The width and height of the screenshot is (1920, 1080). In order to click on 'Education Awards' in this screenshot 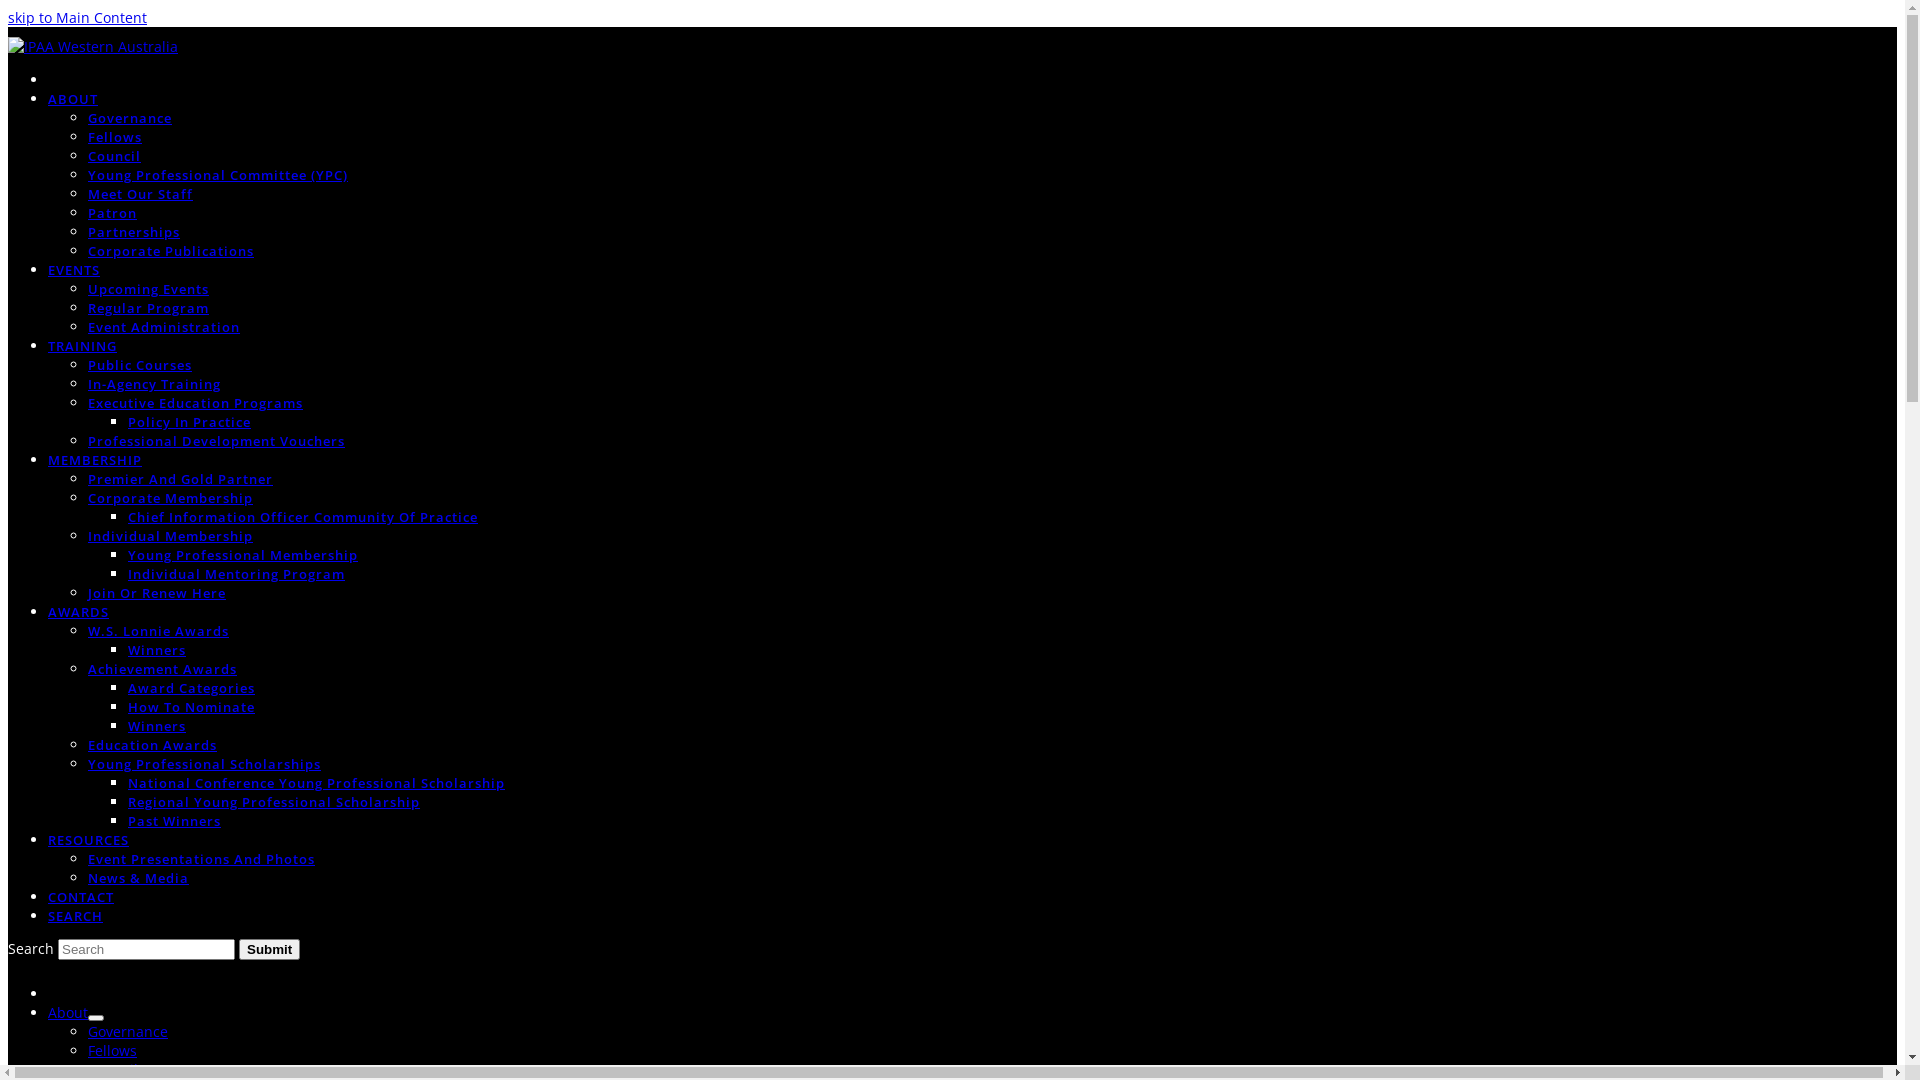, I will do `click(151, 744)`.